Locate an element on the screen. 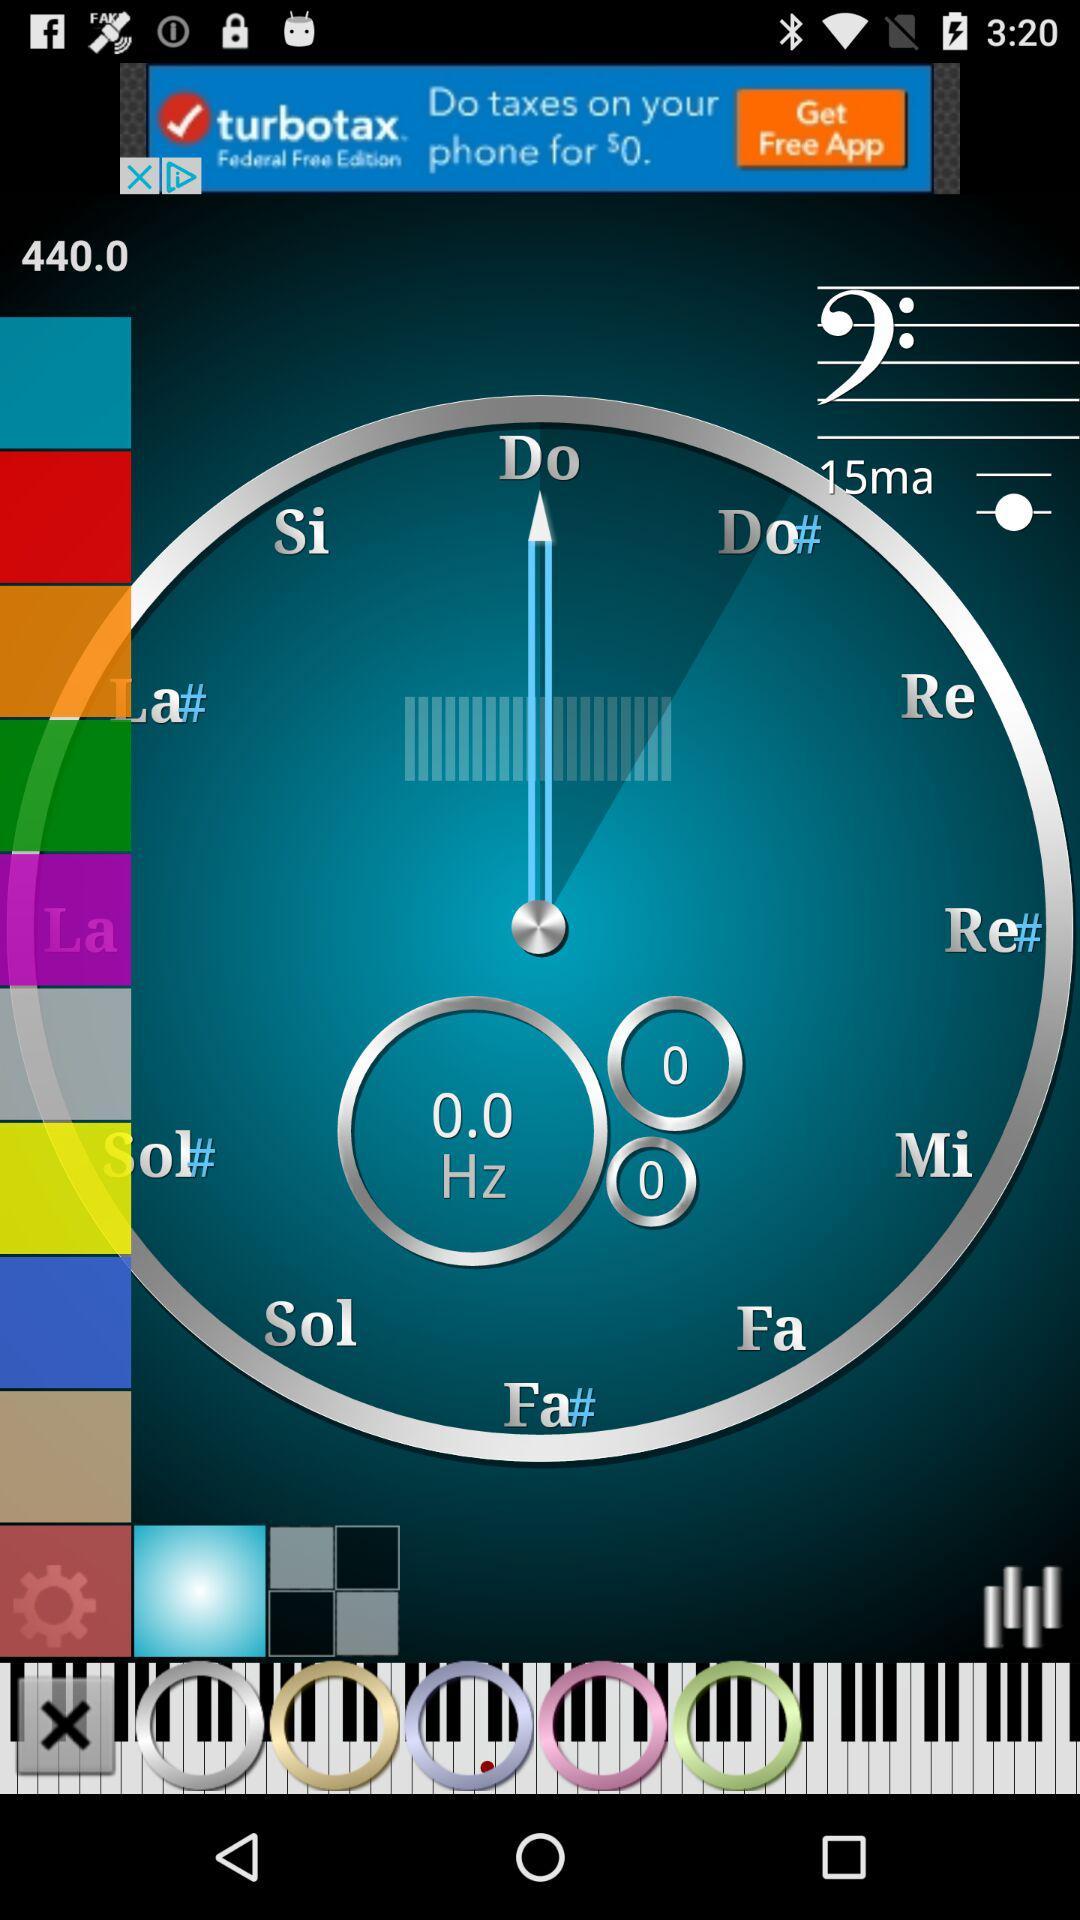 This screenshot has width=1080, height=1920. settings is located at coordinates (64, 1590).